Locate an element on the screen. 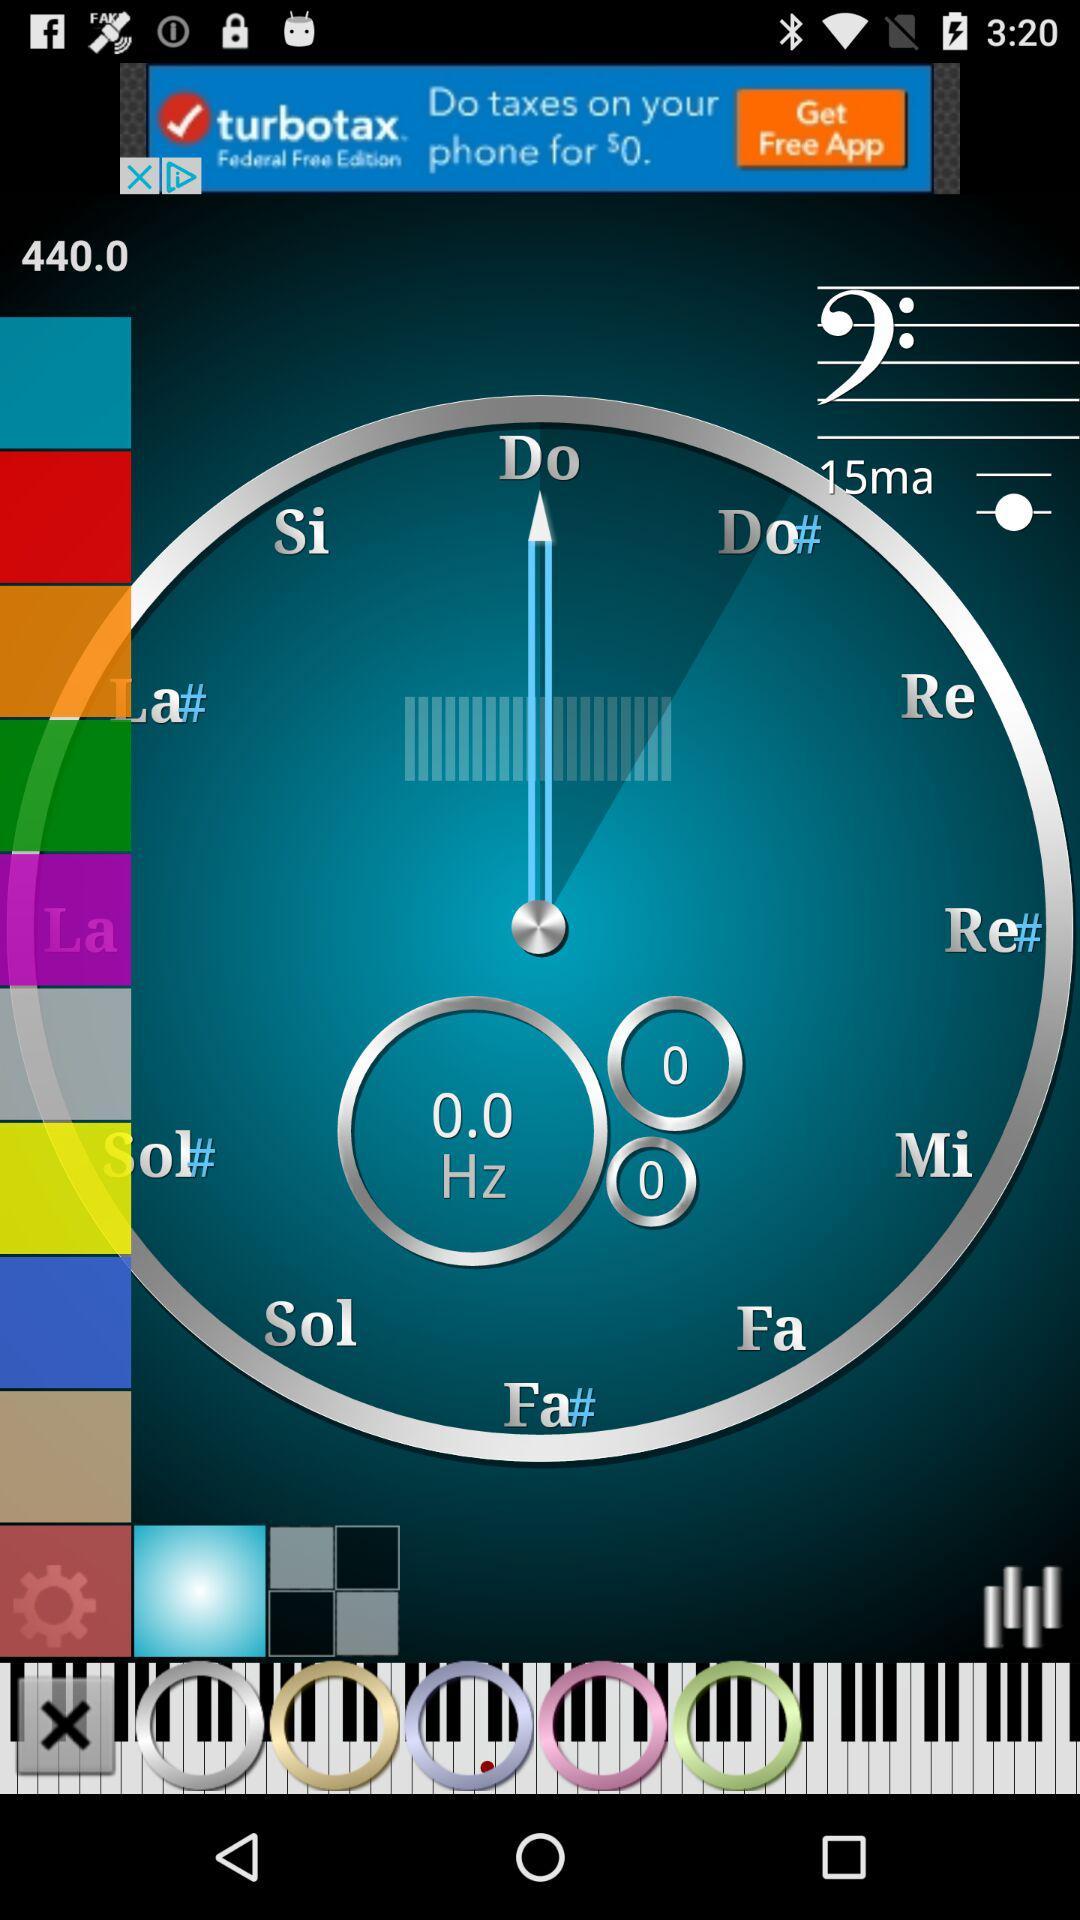 This screenshot has width=1080, height=1920. settings is located at coordinates (64, 1590).